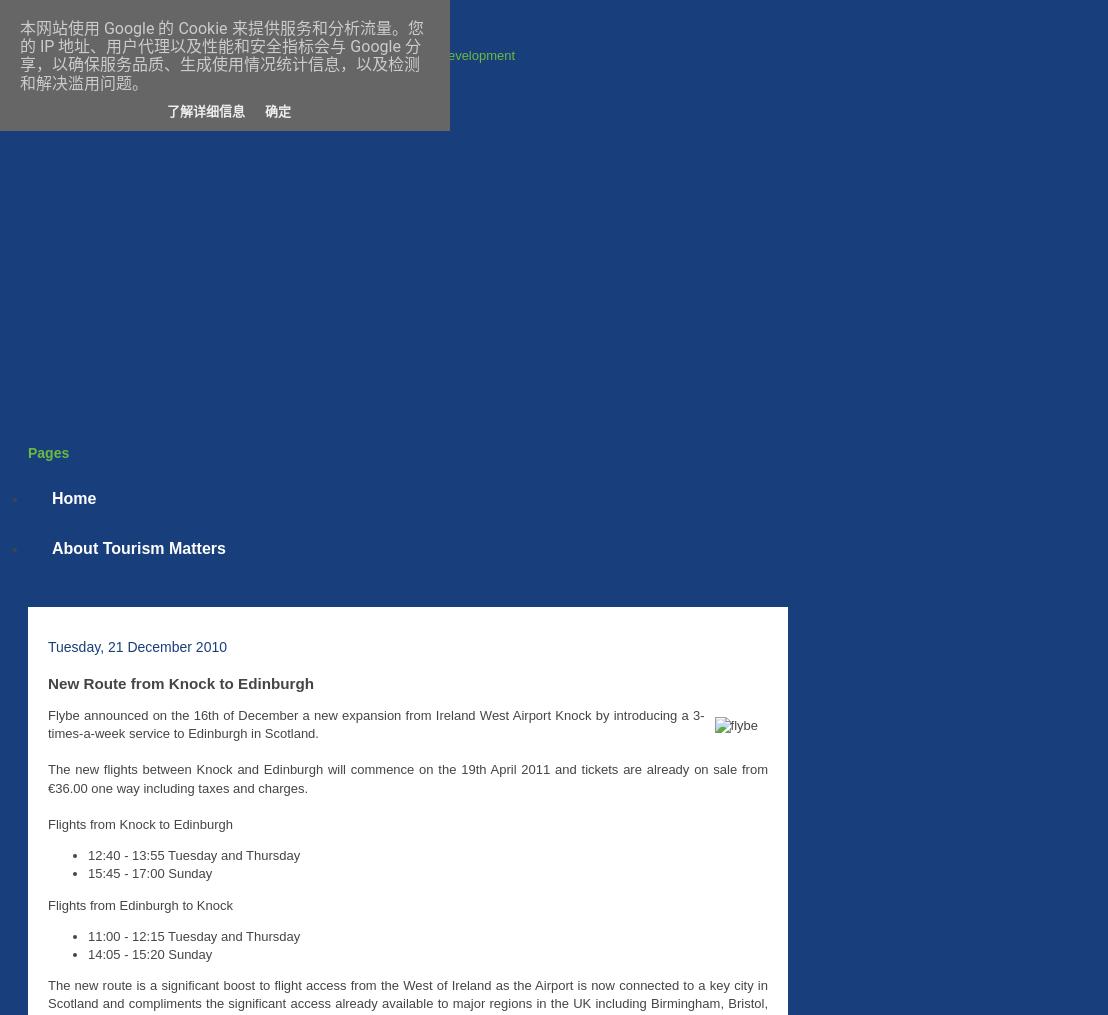  Describe the element at coordinates (407, 777) in the screenshot. I see `'The new flights between Knock and Edinburgh will commence on the 19th April 2011 and tickets are already on sale from €36.00 one way including taxes and charges.'` at that location.